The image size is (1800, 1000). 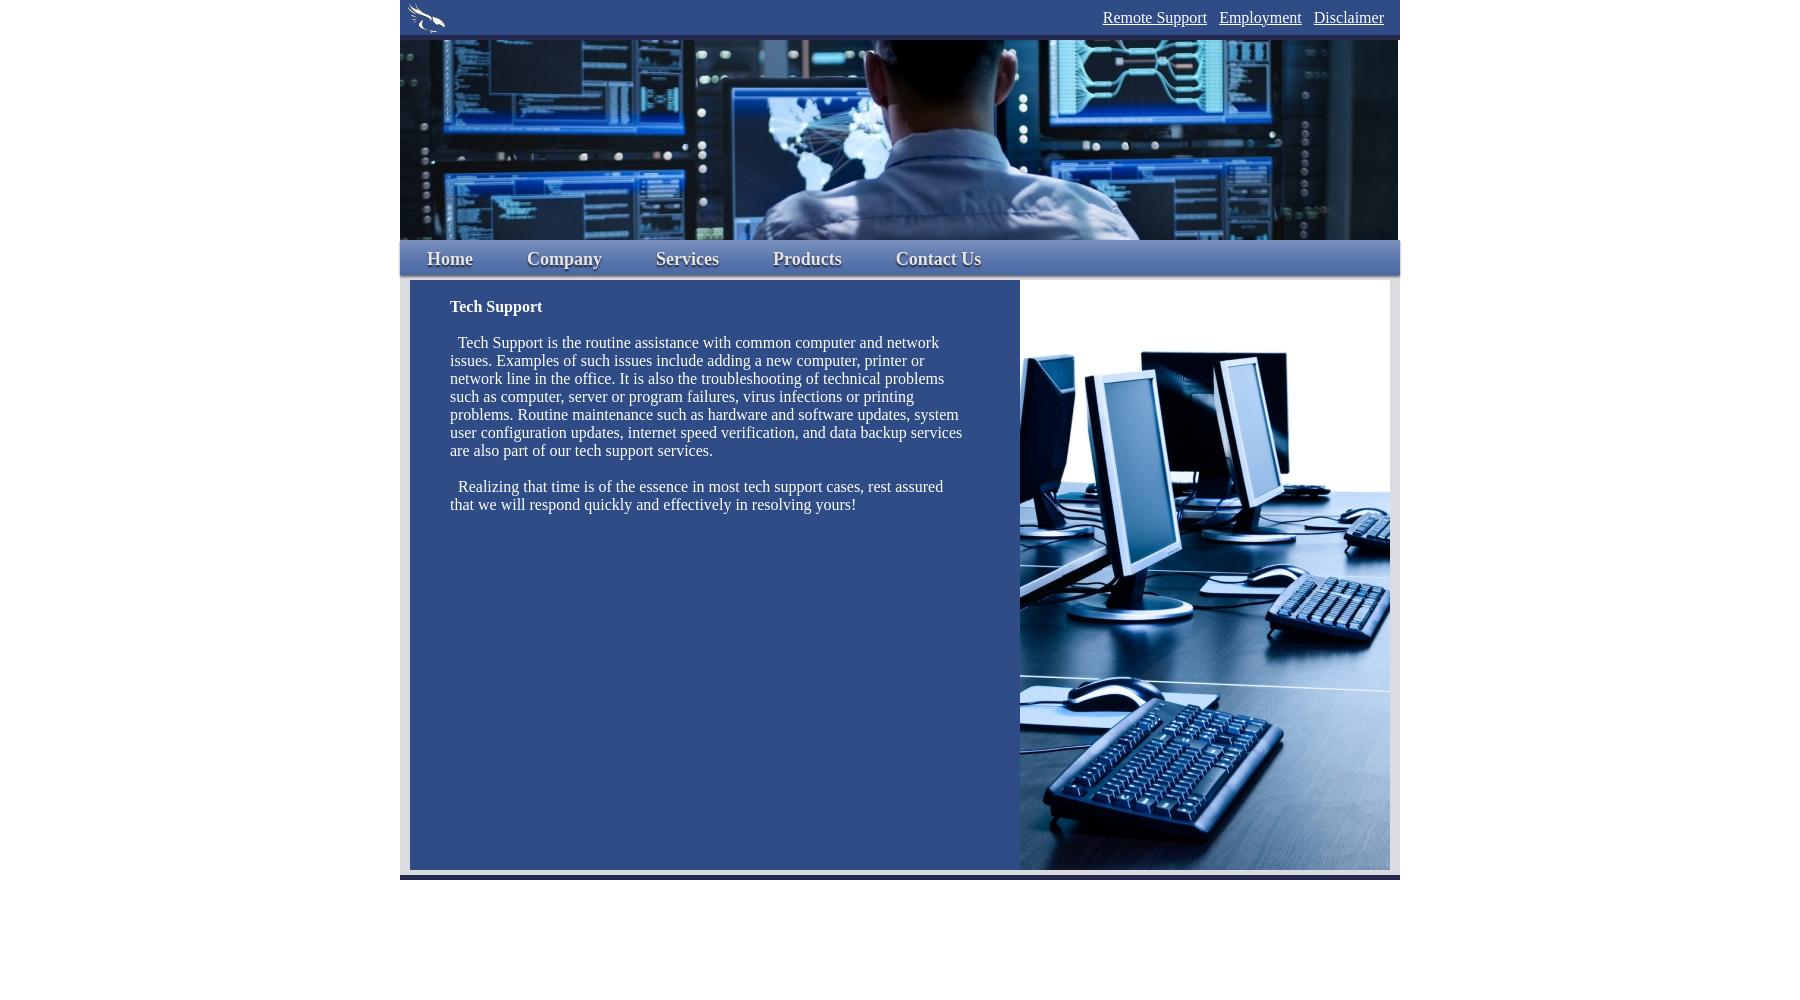 What do you see at coordinates (562, 259) in the screenshot?
I see `'Company'` at bounding box center [562, 259].